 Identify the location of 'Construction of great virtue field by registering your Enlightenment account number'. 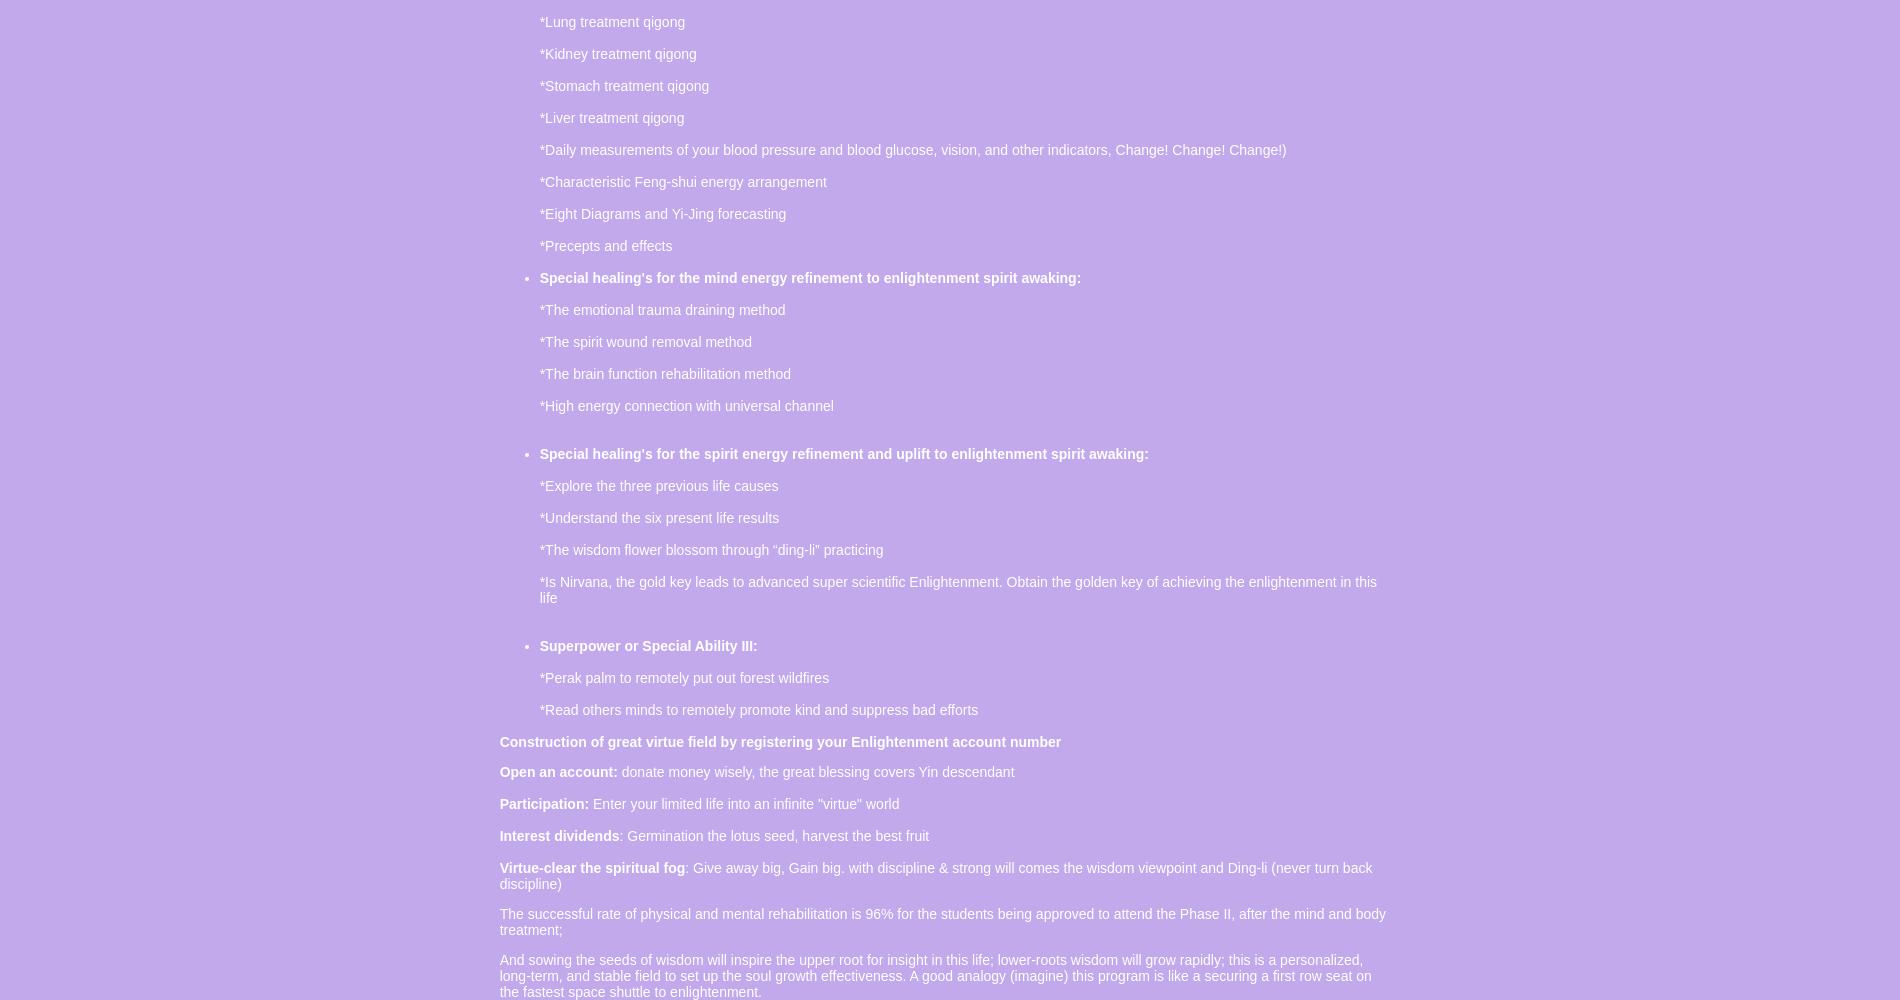
(498, 741).